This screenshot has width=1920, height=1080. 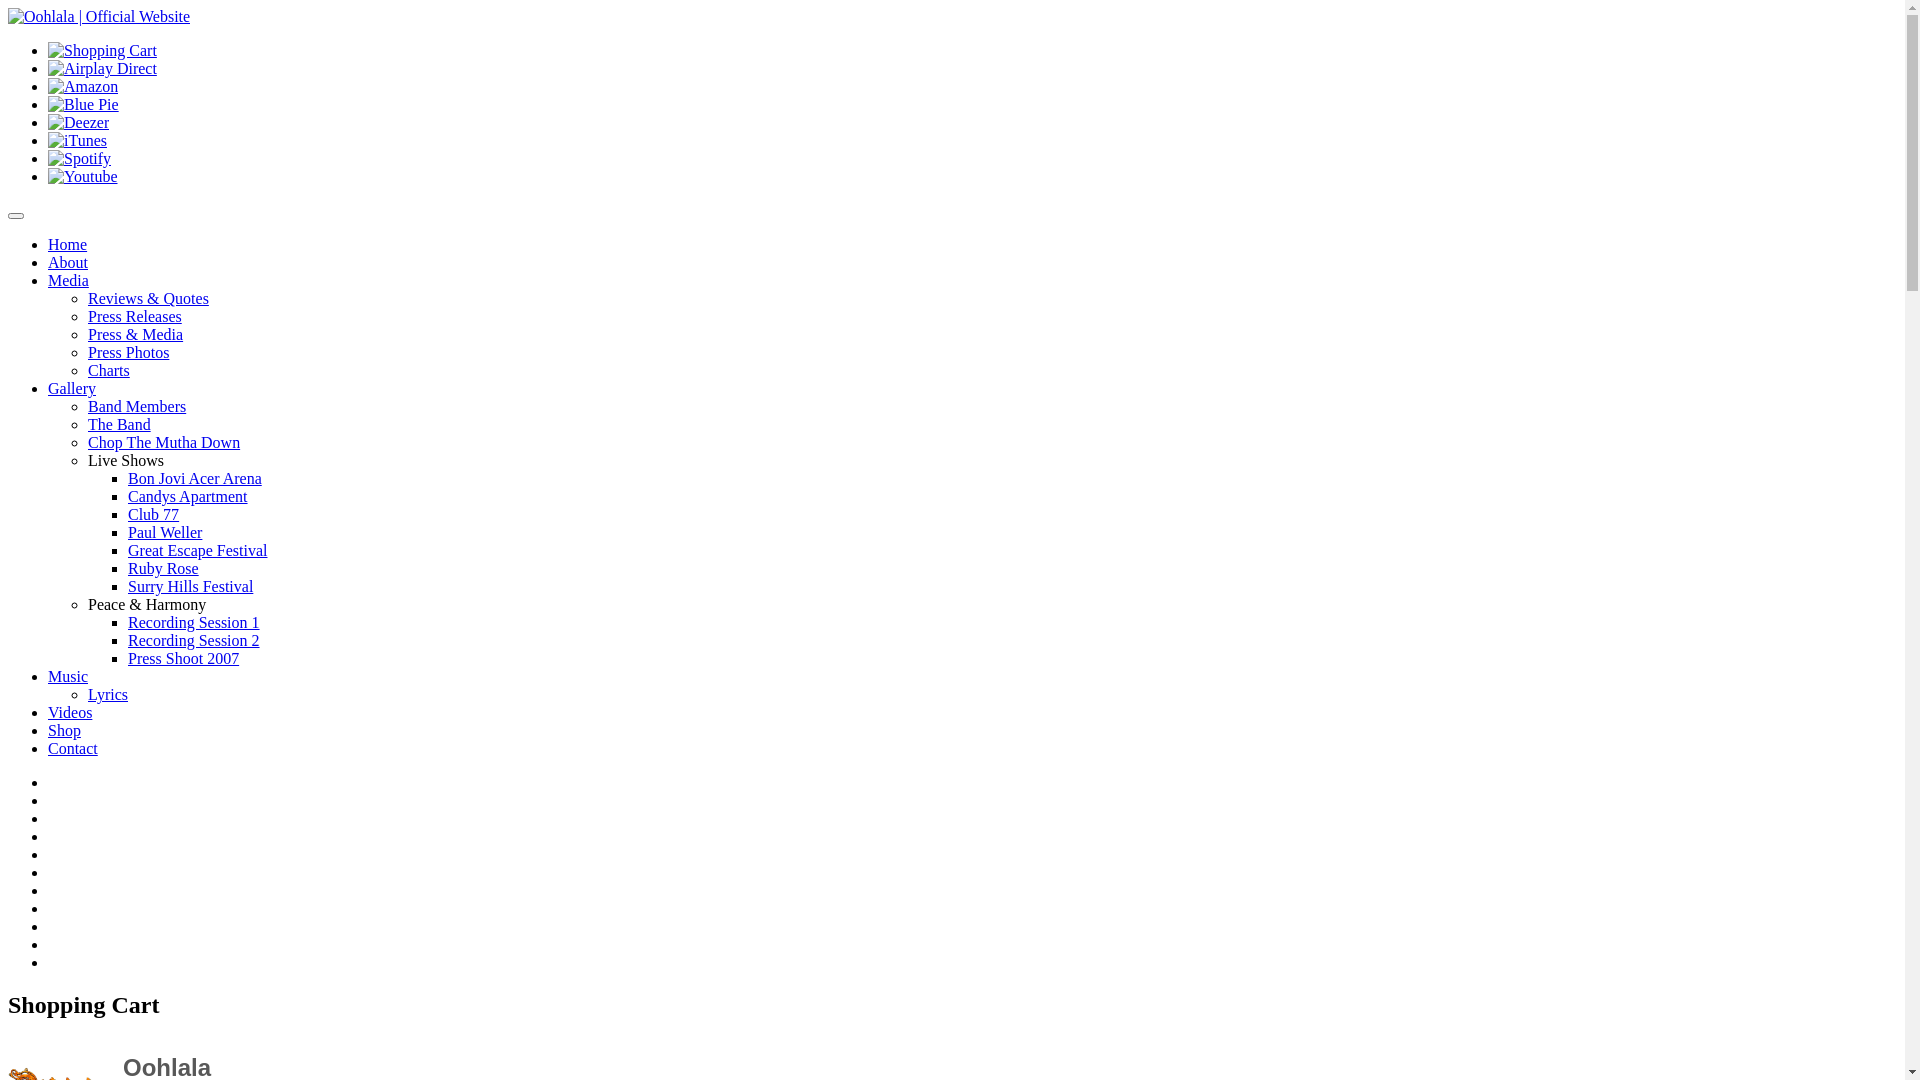 What do you see at coordinates (78, 122) in the screenshot?
I see `'Deezer'` at bounding box center [78, 122].